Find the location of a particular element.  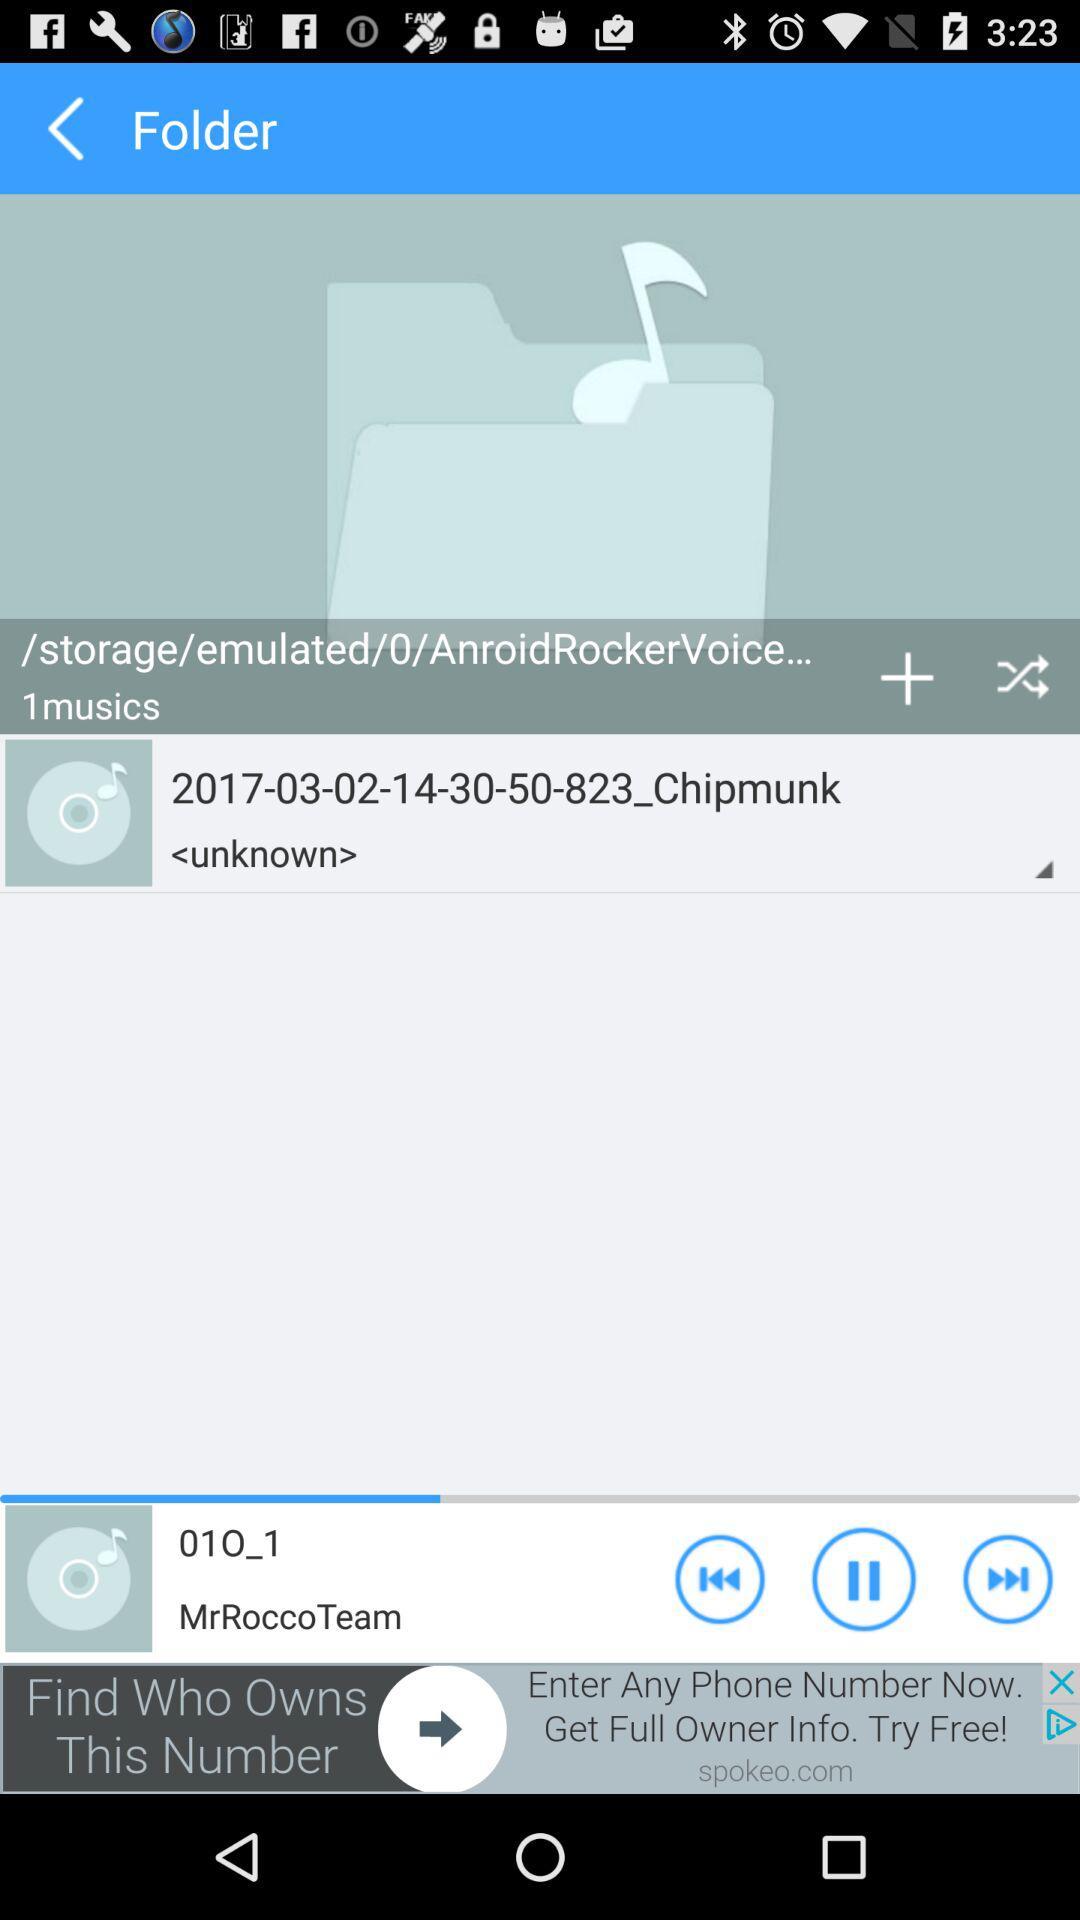

folder option is located at coordinates (64, 127).